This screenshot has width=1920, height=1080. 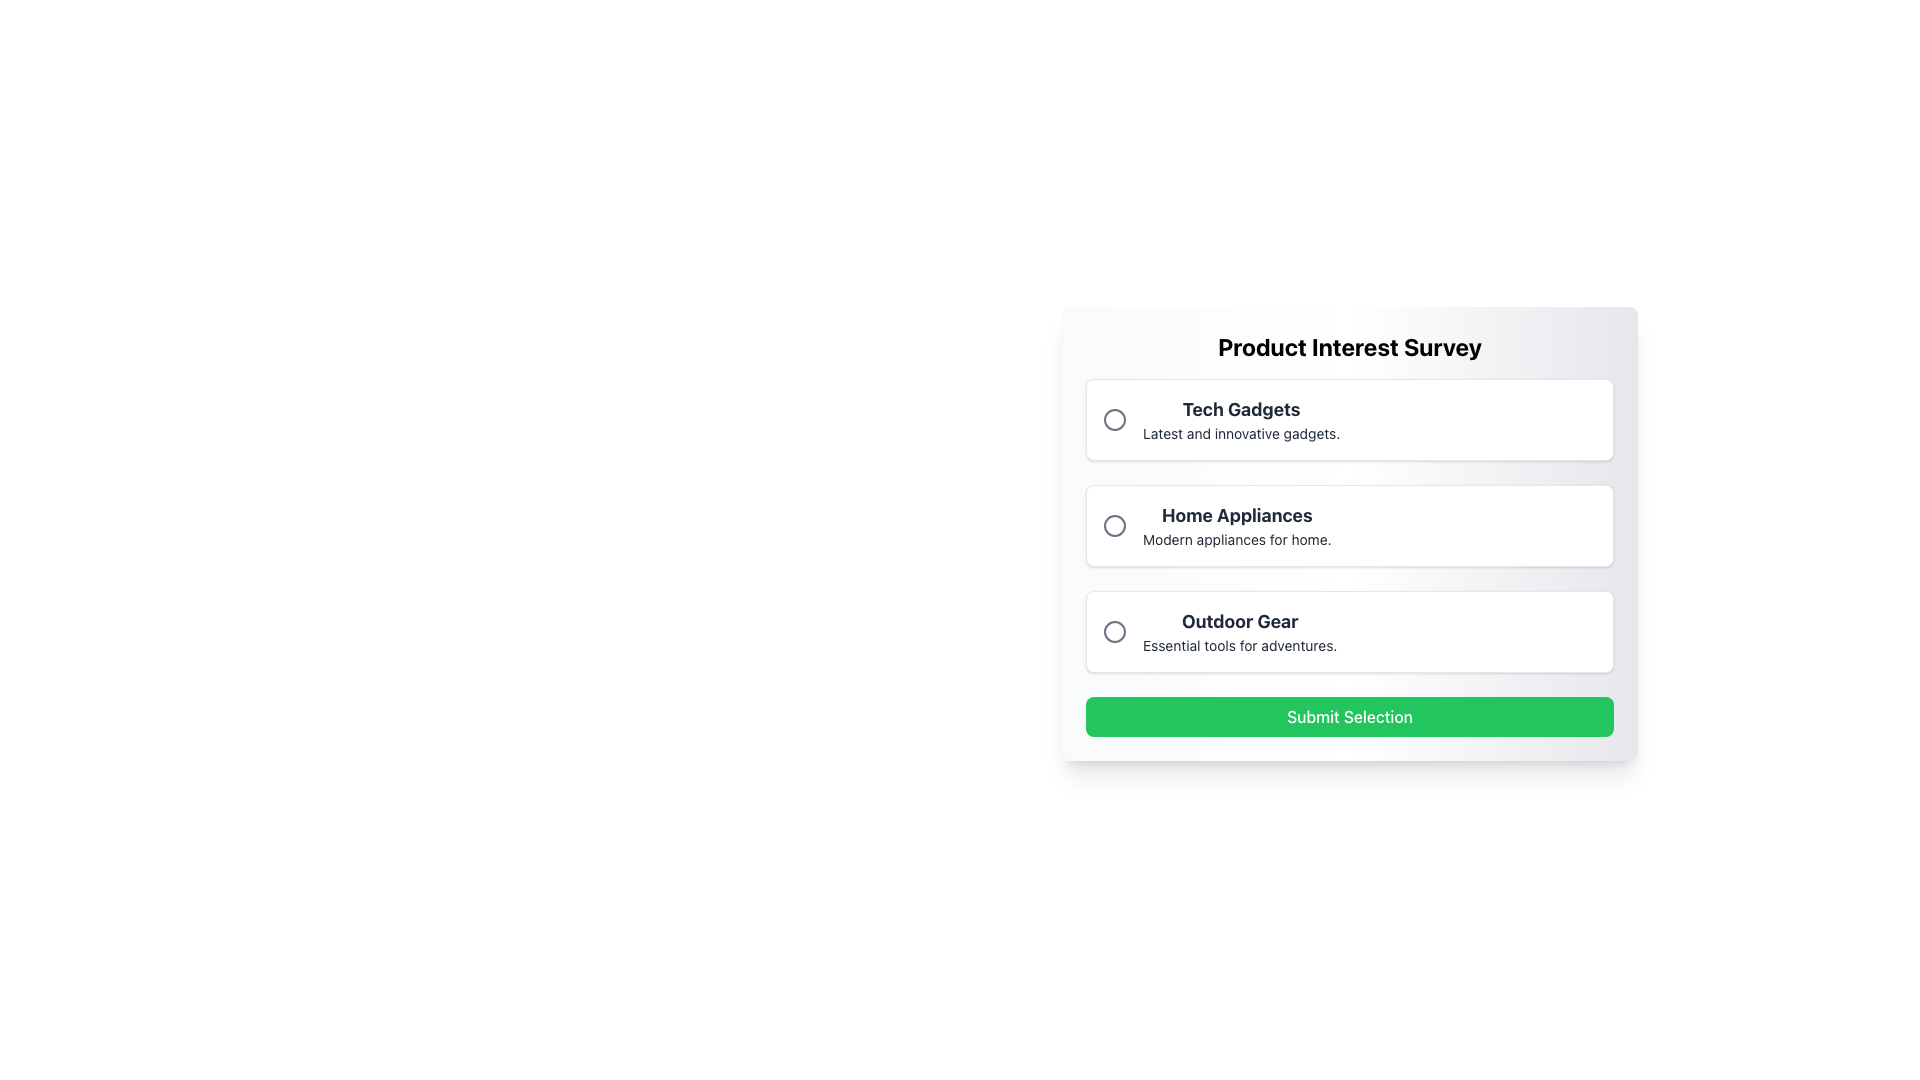 I want to click on the 'Tech Gadgets' text label, which serves as a selectable option in a survey or form, located at the top of the vertical list with a circular selection indicator to its left, so click(x=1240, y=419).